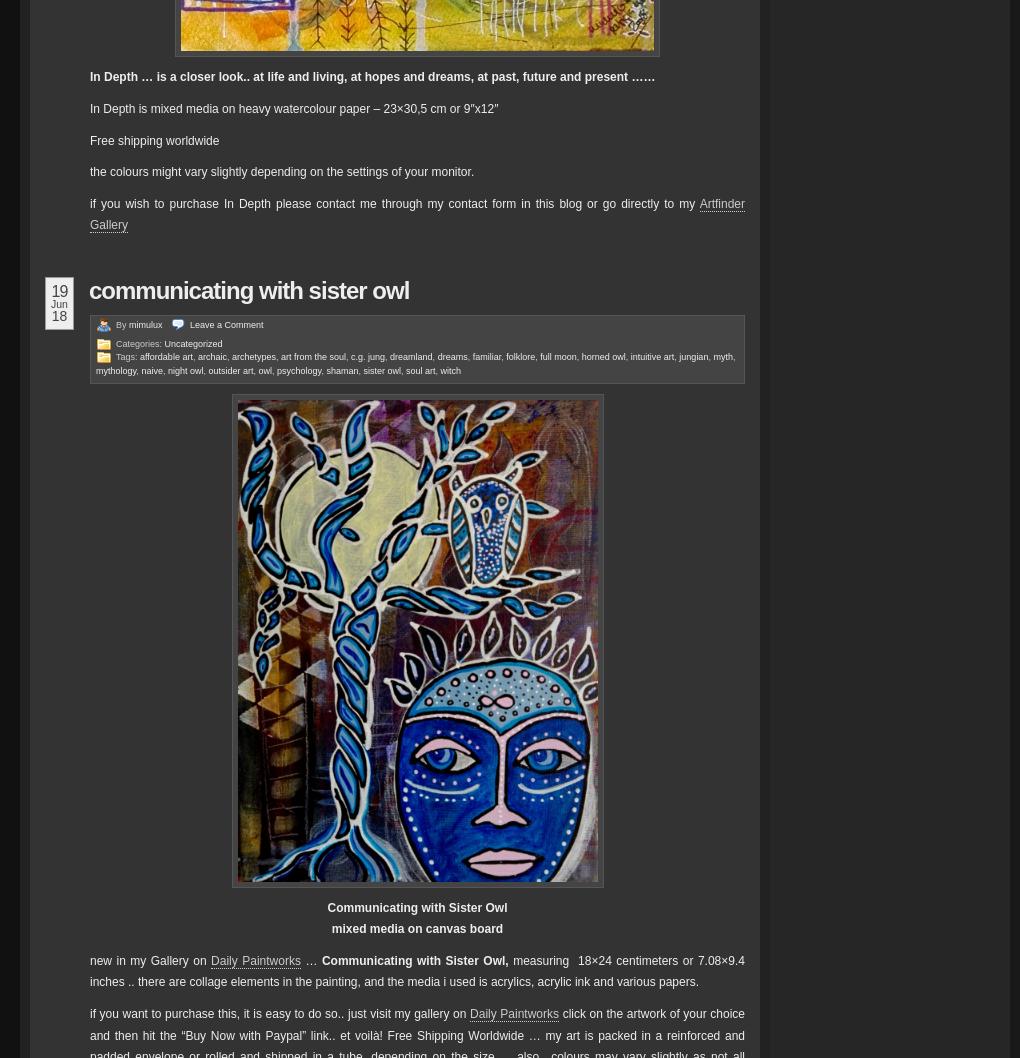 This screenshot has height=1058, width=1020. I want to click on 'c.g. jung', so click(367, 356).